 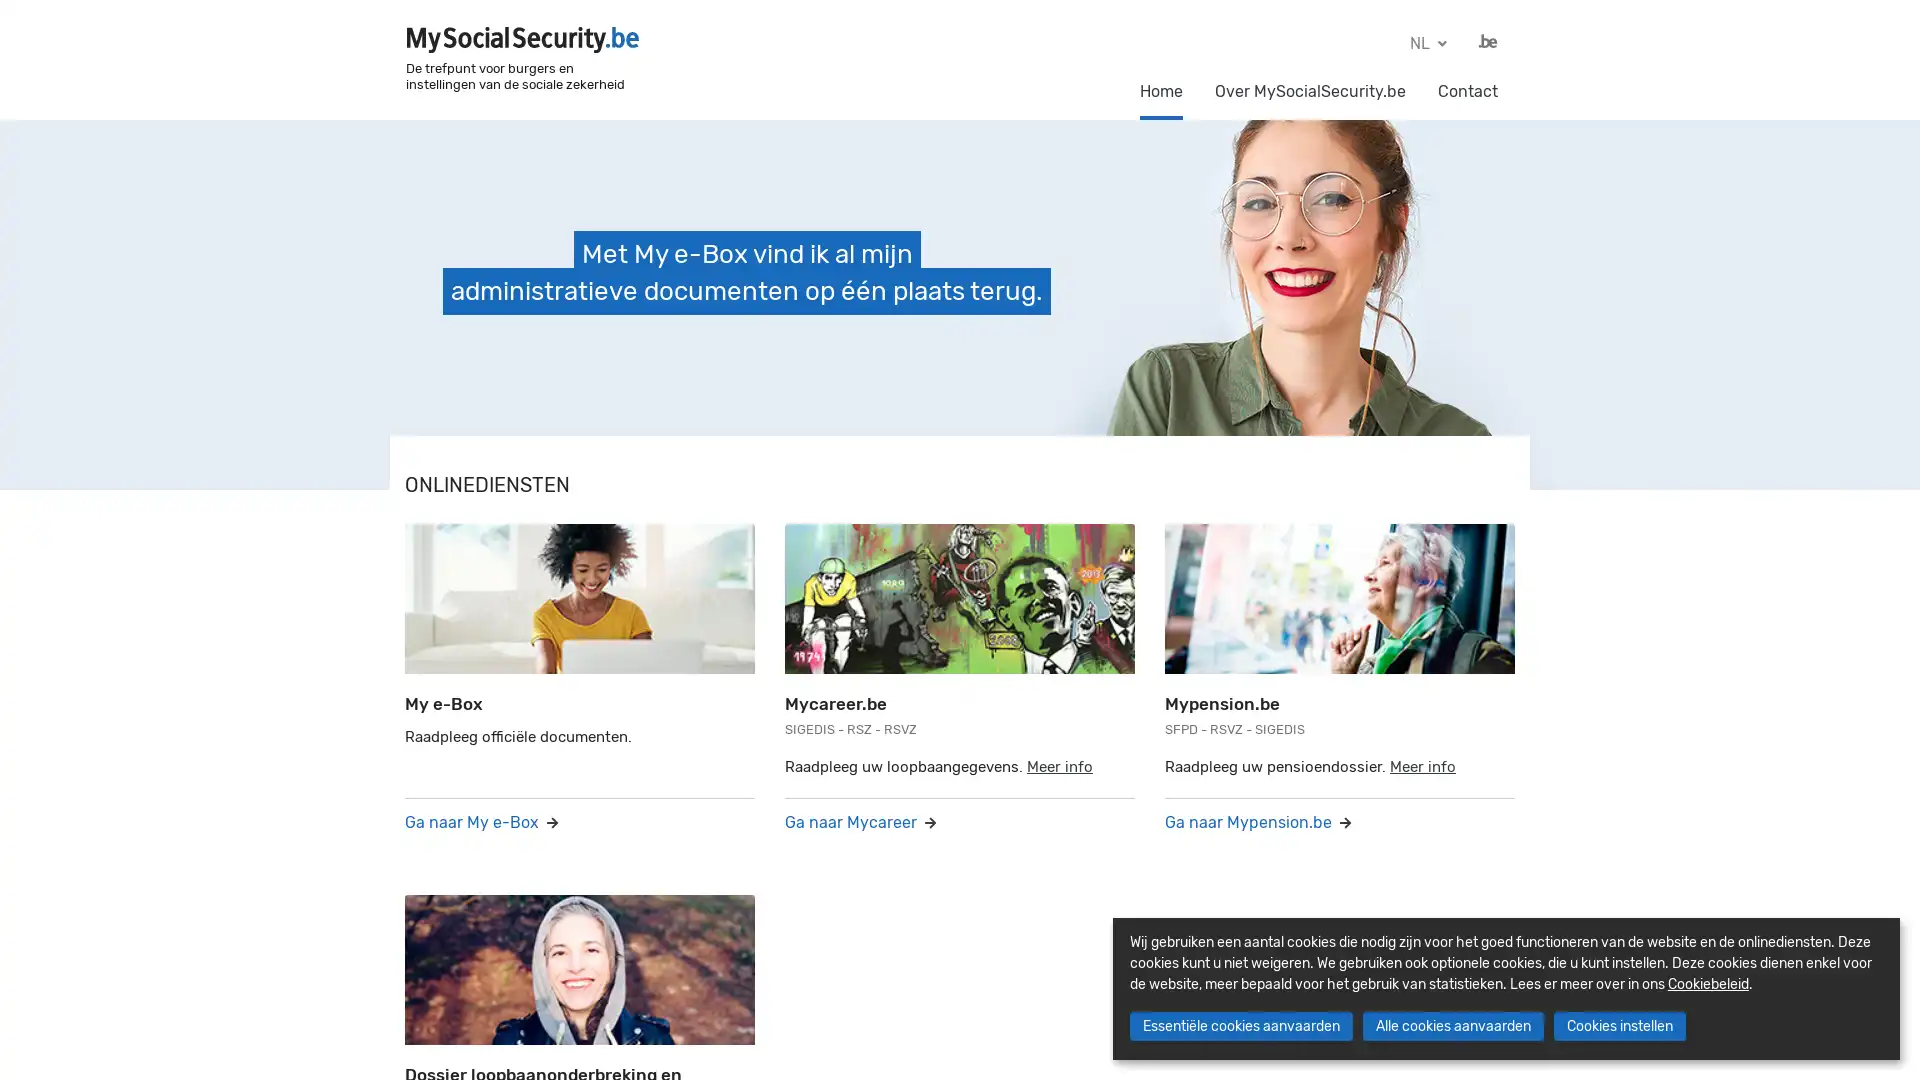 I want to click on Alle cookies aanvaarden, so click(x=1452, y=1026).